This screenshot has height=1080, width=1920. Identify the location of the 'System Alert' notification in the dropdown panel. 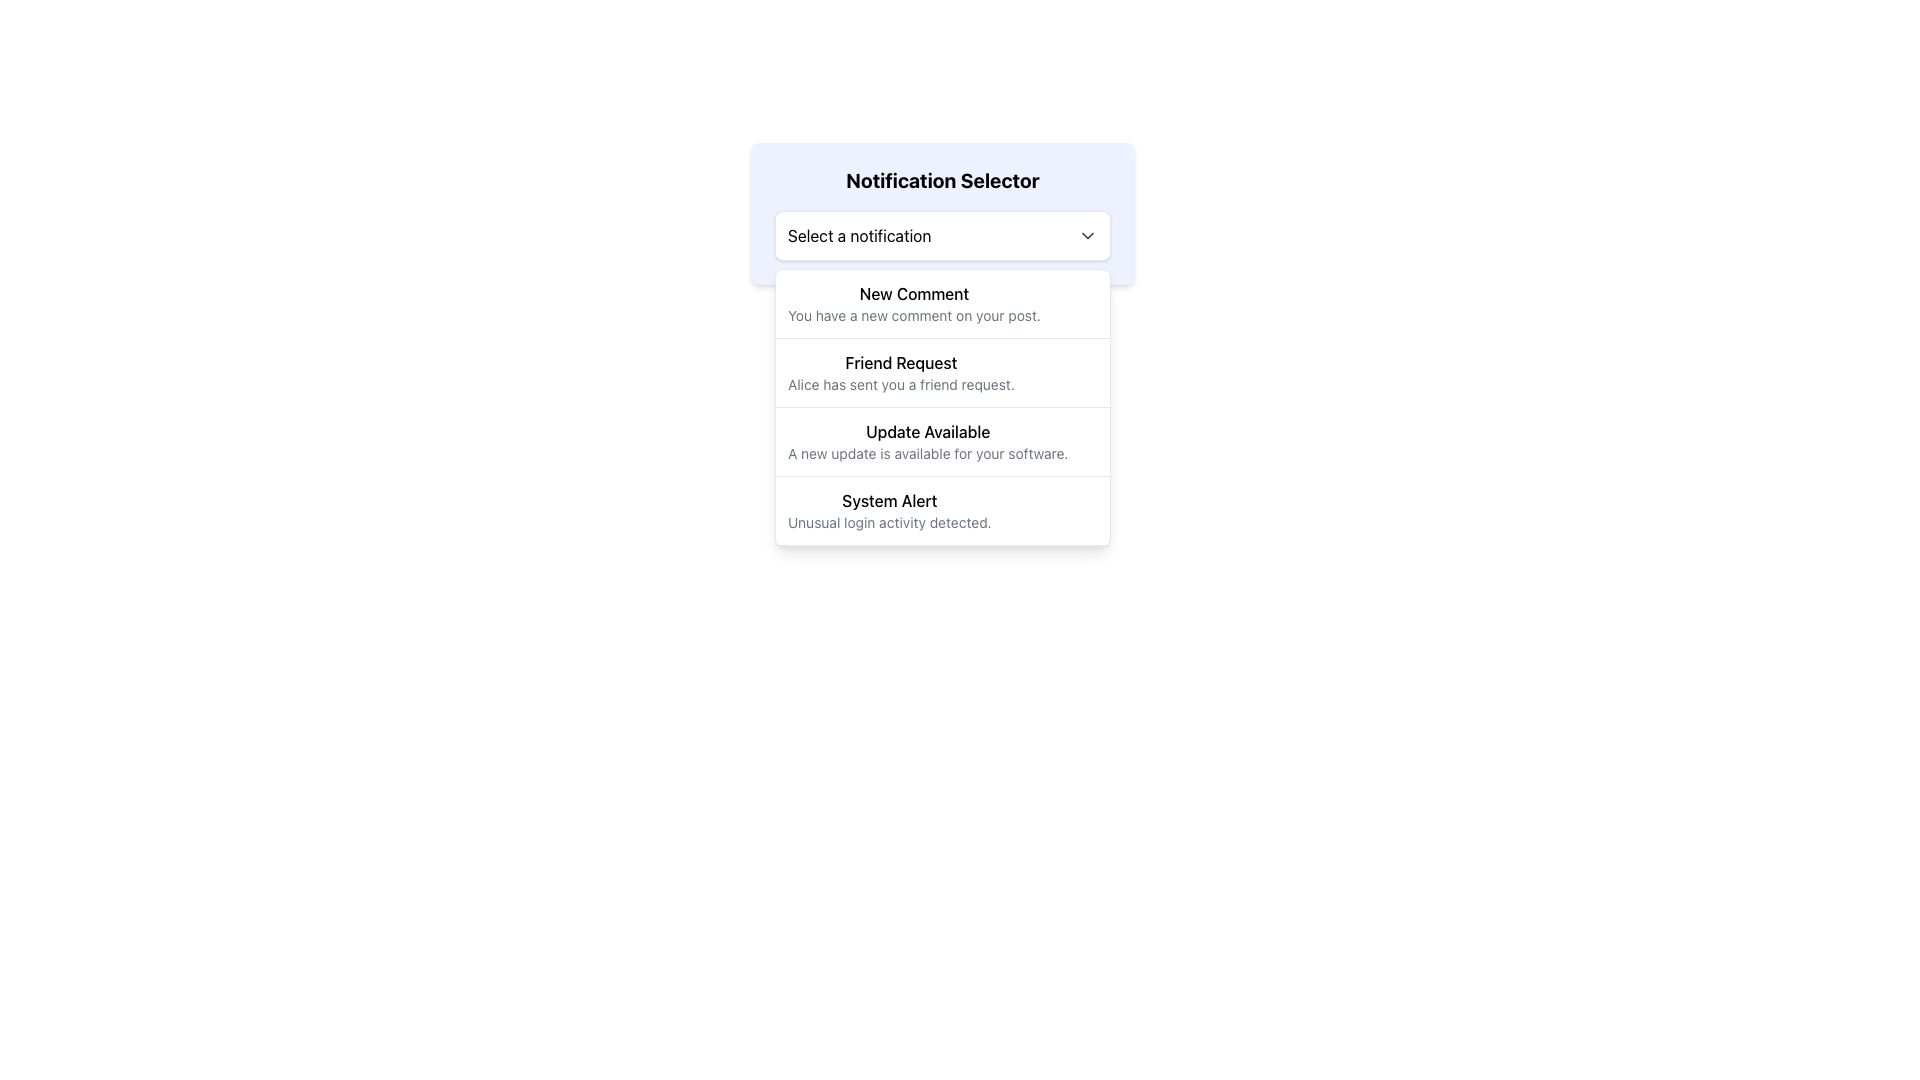
(888, 509).